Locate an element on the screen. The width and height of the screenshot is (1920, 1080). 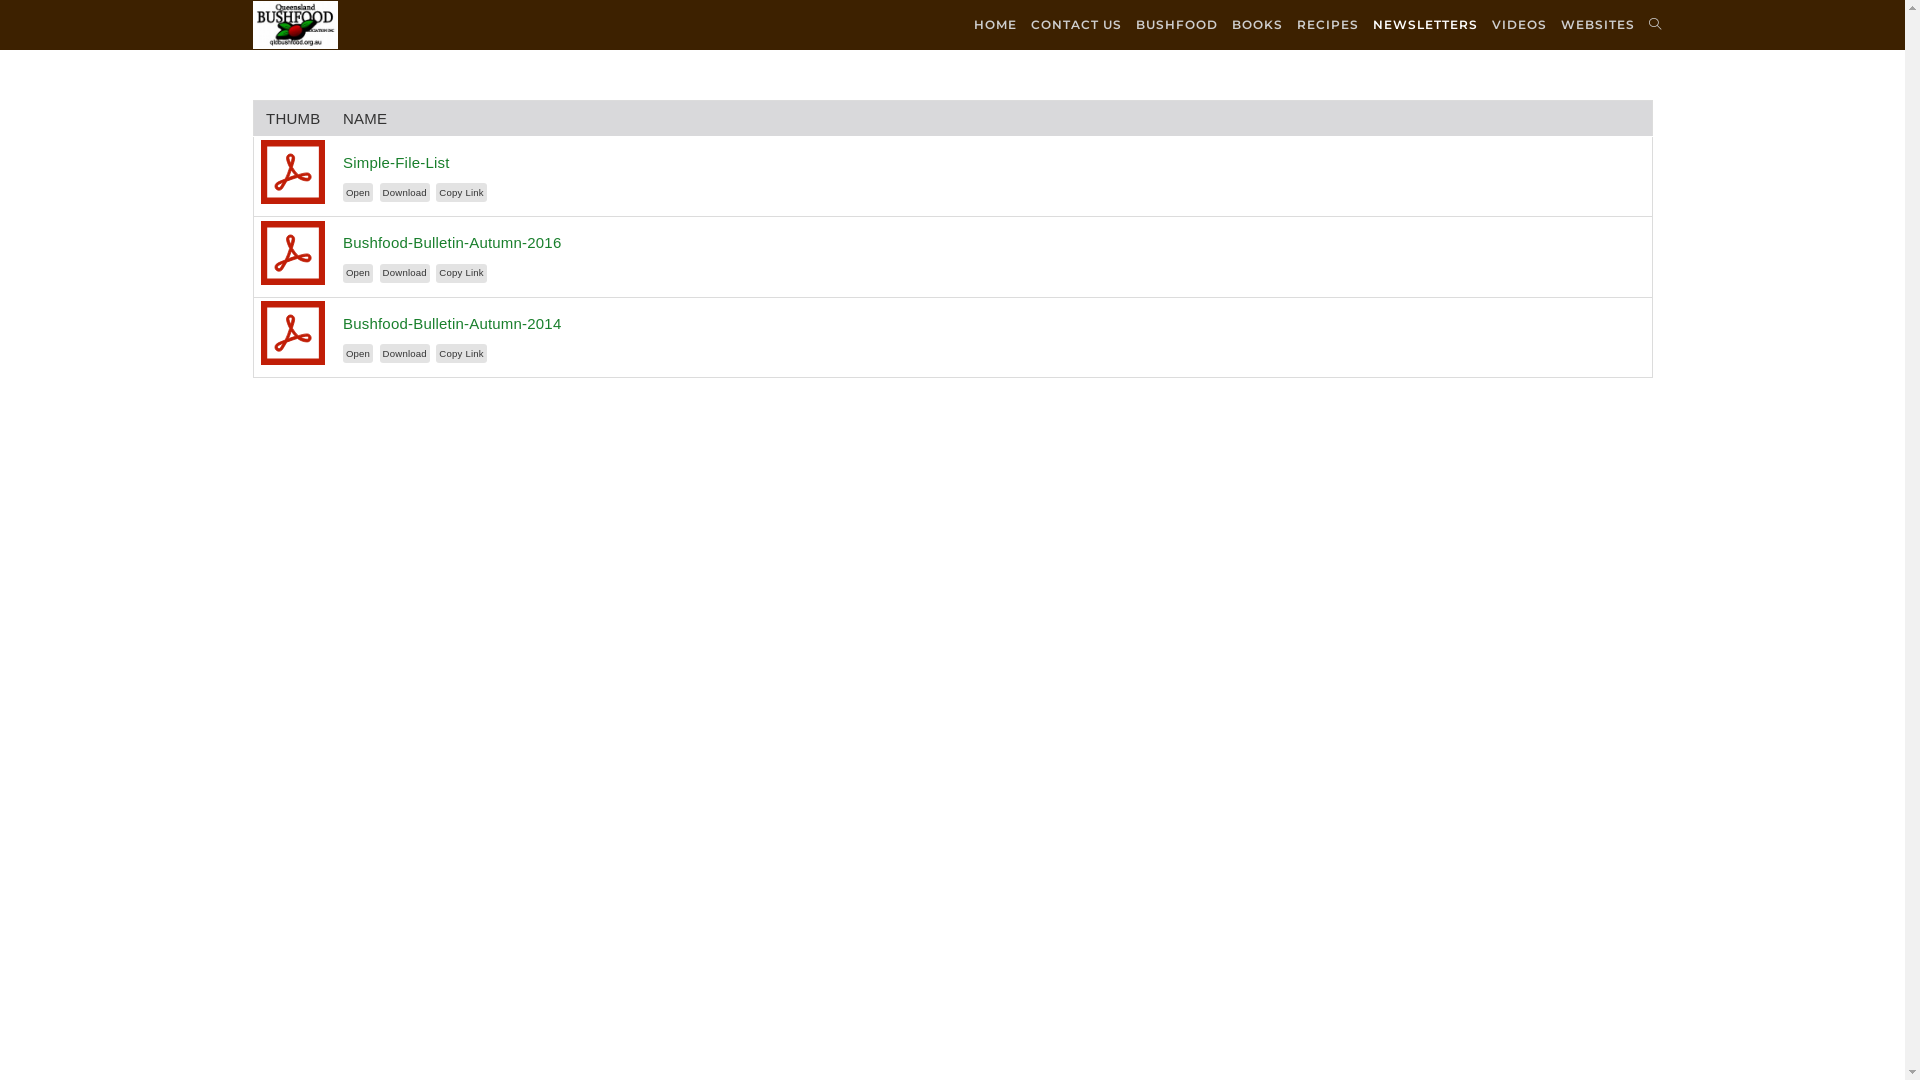
'NEWSLETTERS' is located at coordinates (1424, 24).